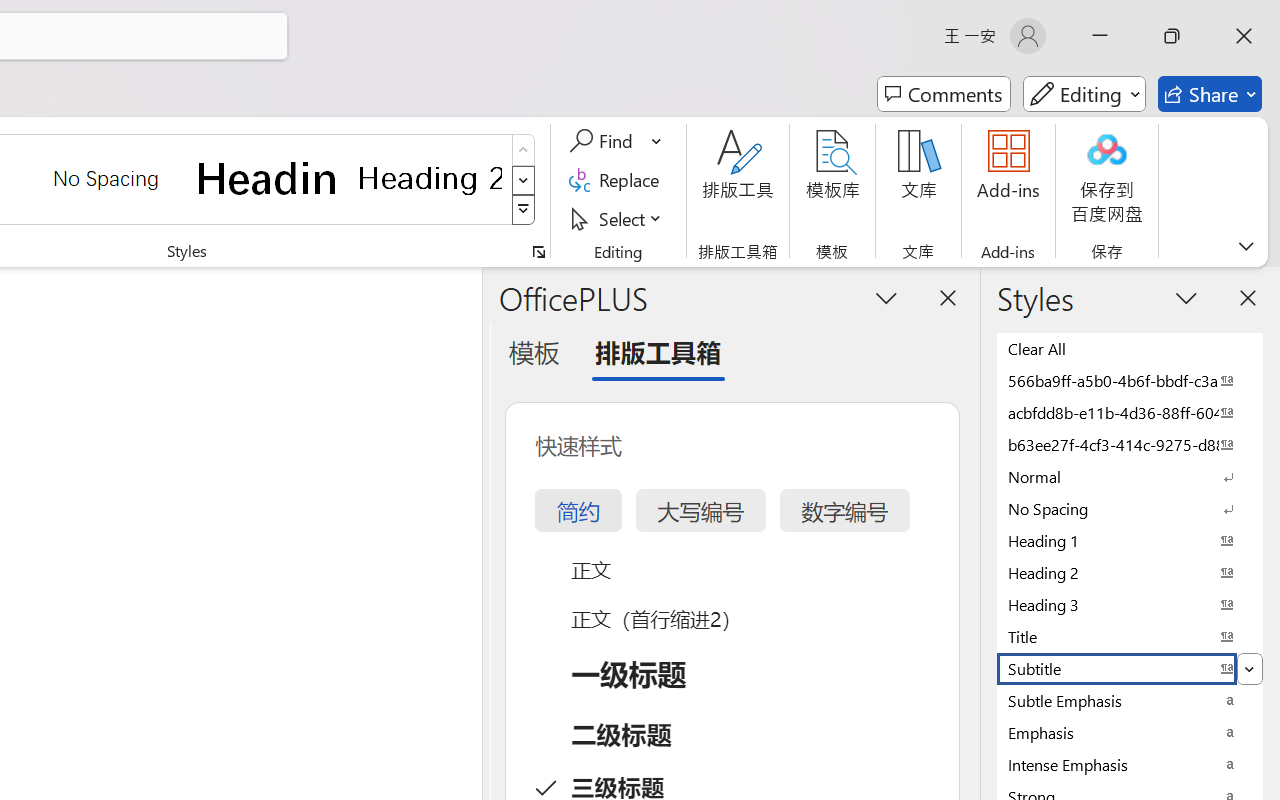 Image resolution: width=1280 pixels, height=800 pixels. I want to click on 'Select', so click(617, 218).